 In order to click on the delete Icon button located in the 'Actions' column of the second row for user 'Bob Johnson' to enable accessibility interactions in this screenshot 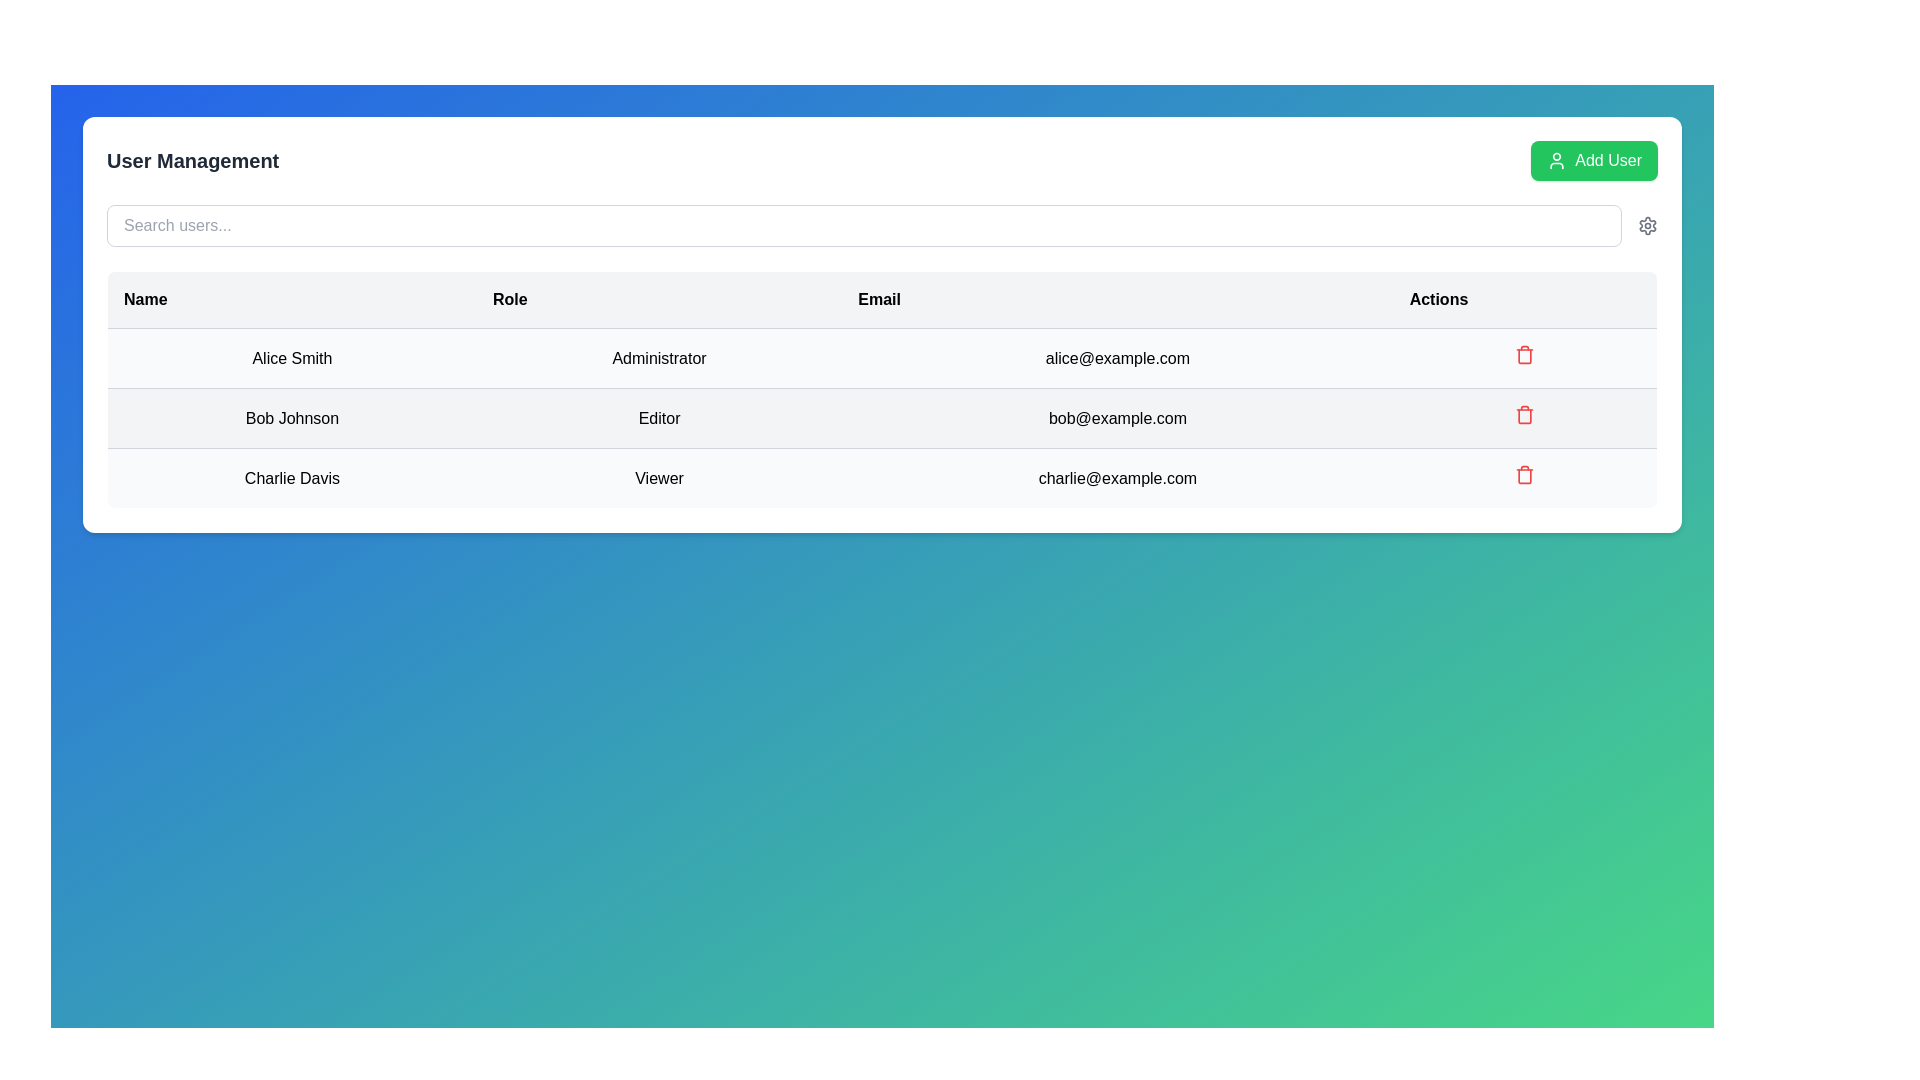, I will do `click(1524, 414)`.